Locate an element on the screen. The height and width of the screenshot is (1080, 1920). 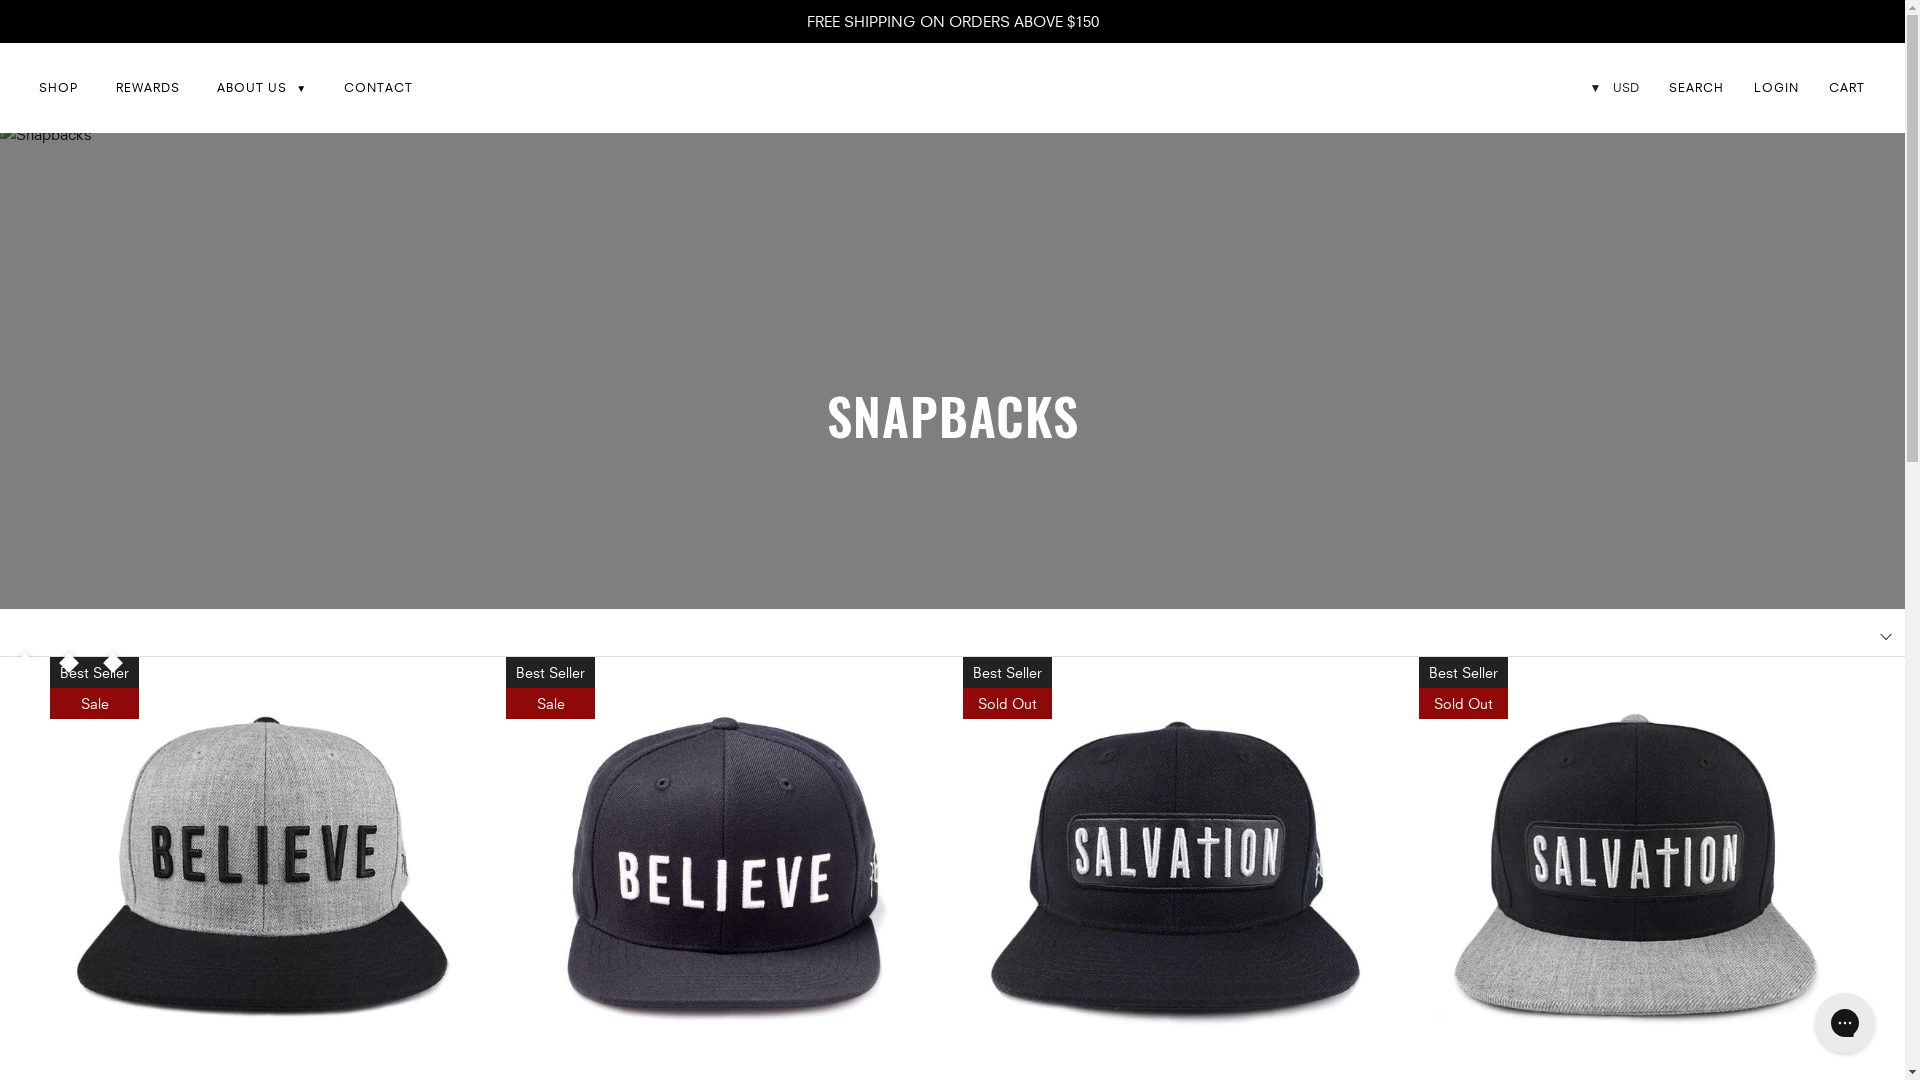
'CAD' is located at coordinates (1612, 164).